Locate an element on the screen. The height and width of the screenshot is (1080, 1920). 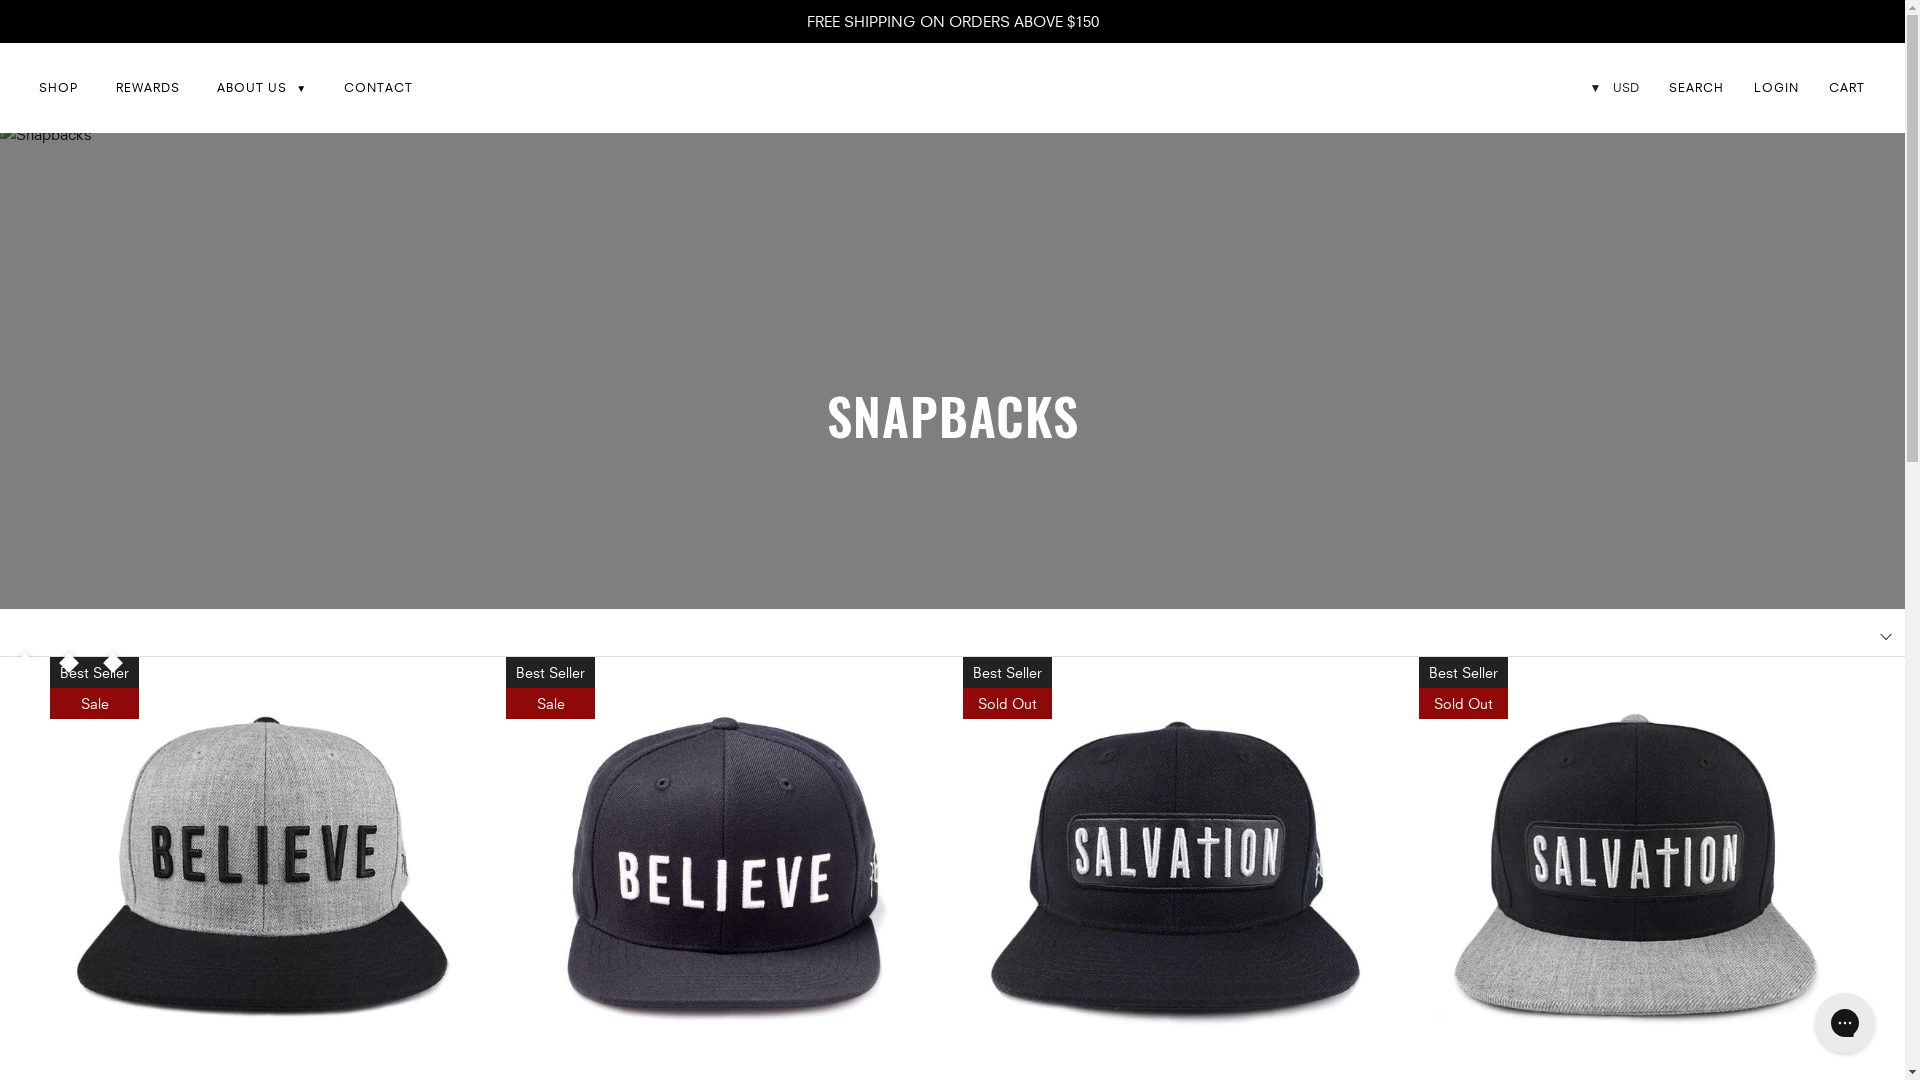
'CAD' is located at coordinates (1612, 164).